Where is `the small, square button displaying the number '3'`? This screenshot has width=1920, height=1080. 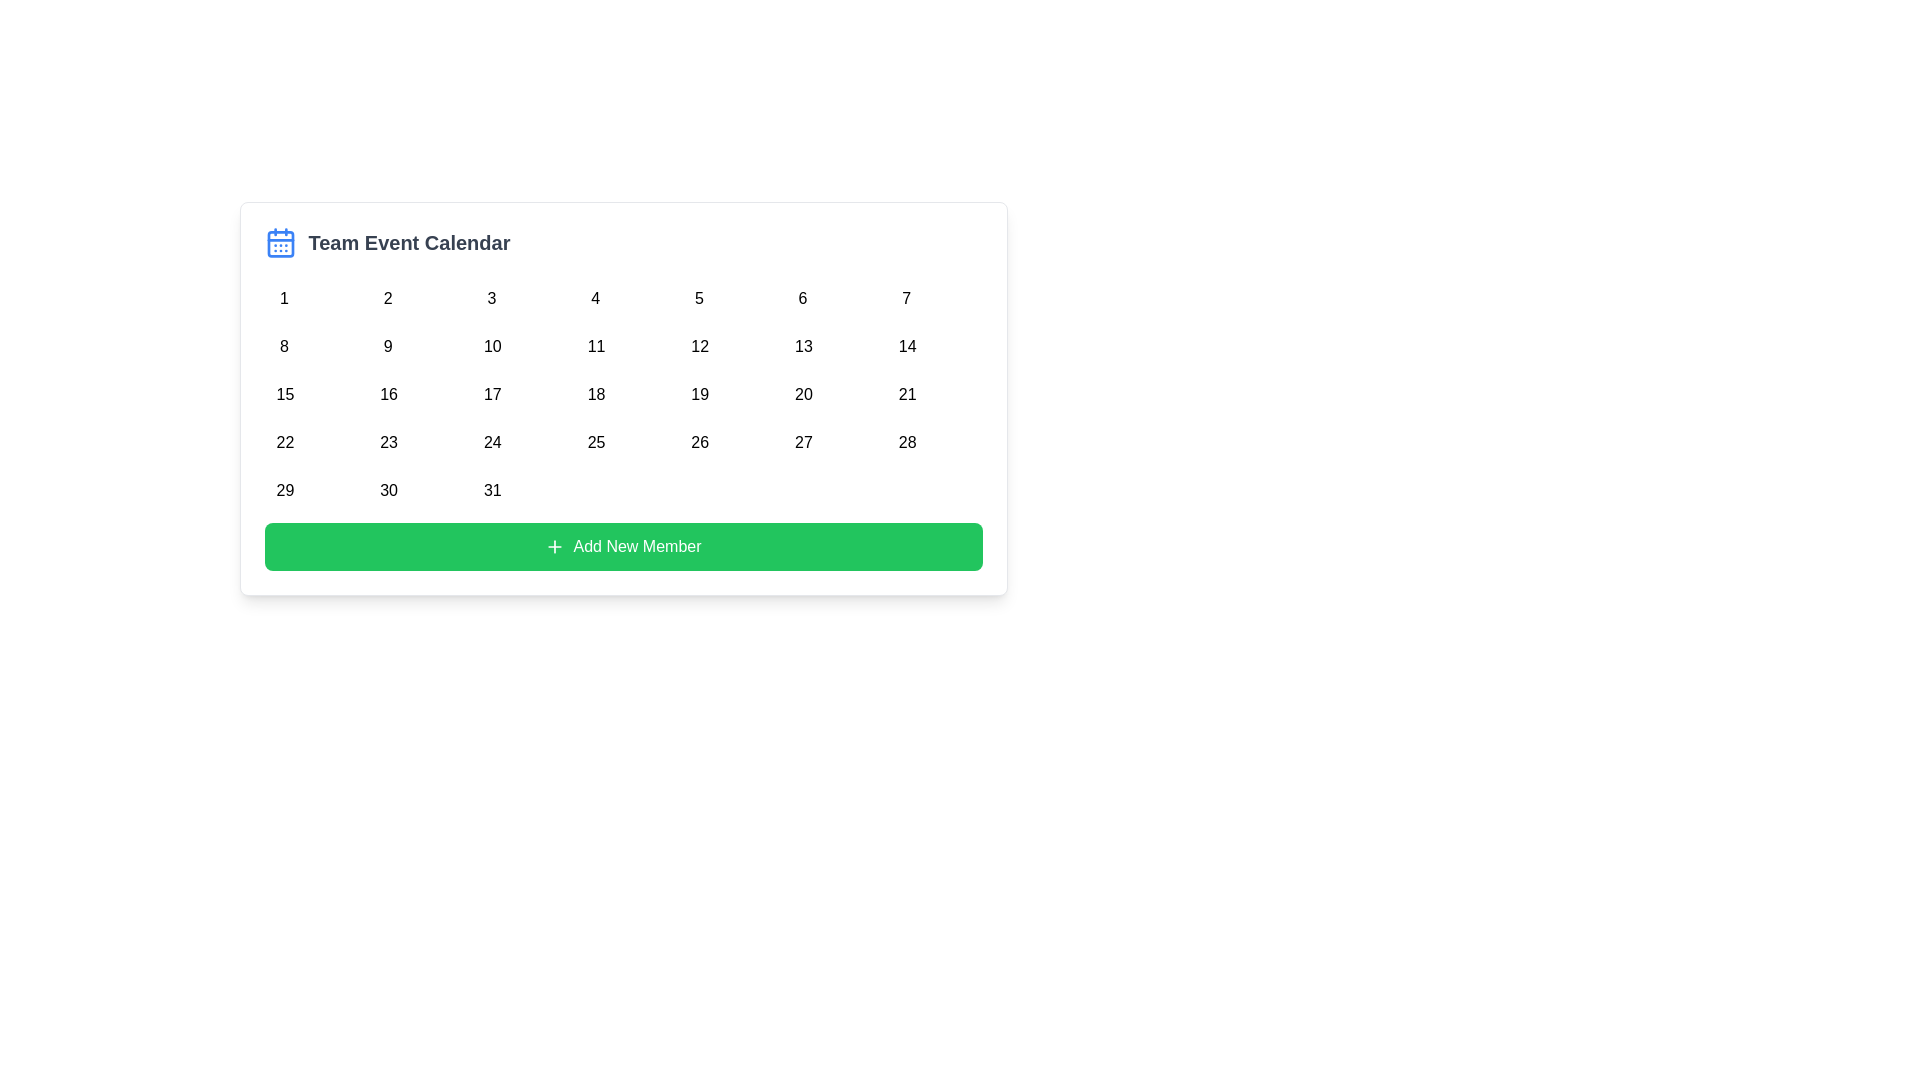
the small, square button displaying the number '3' is located at coordinates (491, 294).